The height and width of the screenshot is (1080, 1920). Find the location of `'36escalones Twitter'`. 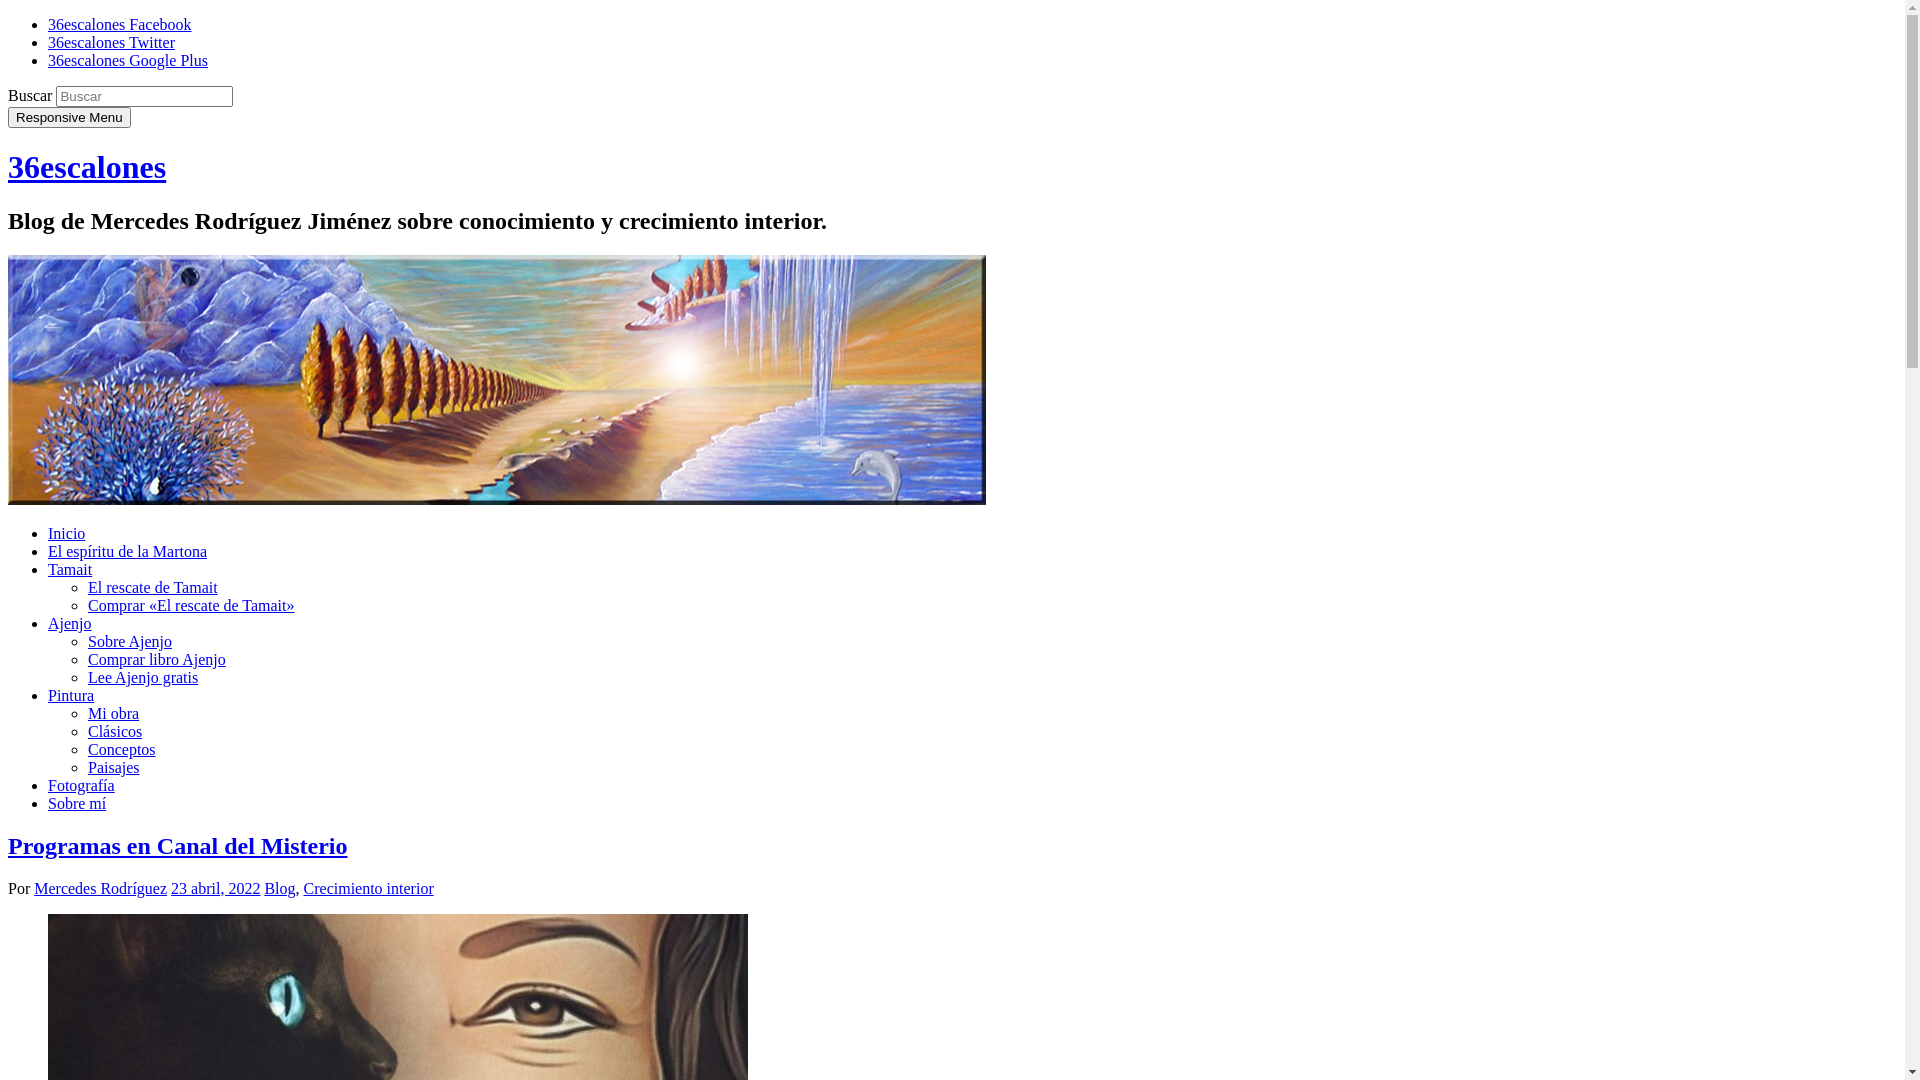

'36escalones Twitter' is located at coordinates (110, 42).